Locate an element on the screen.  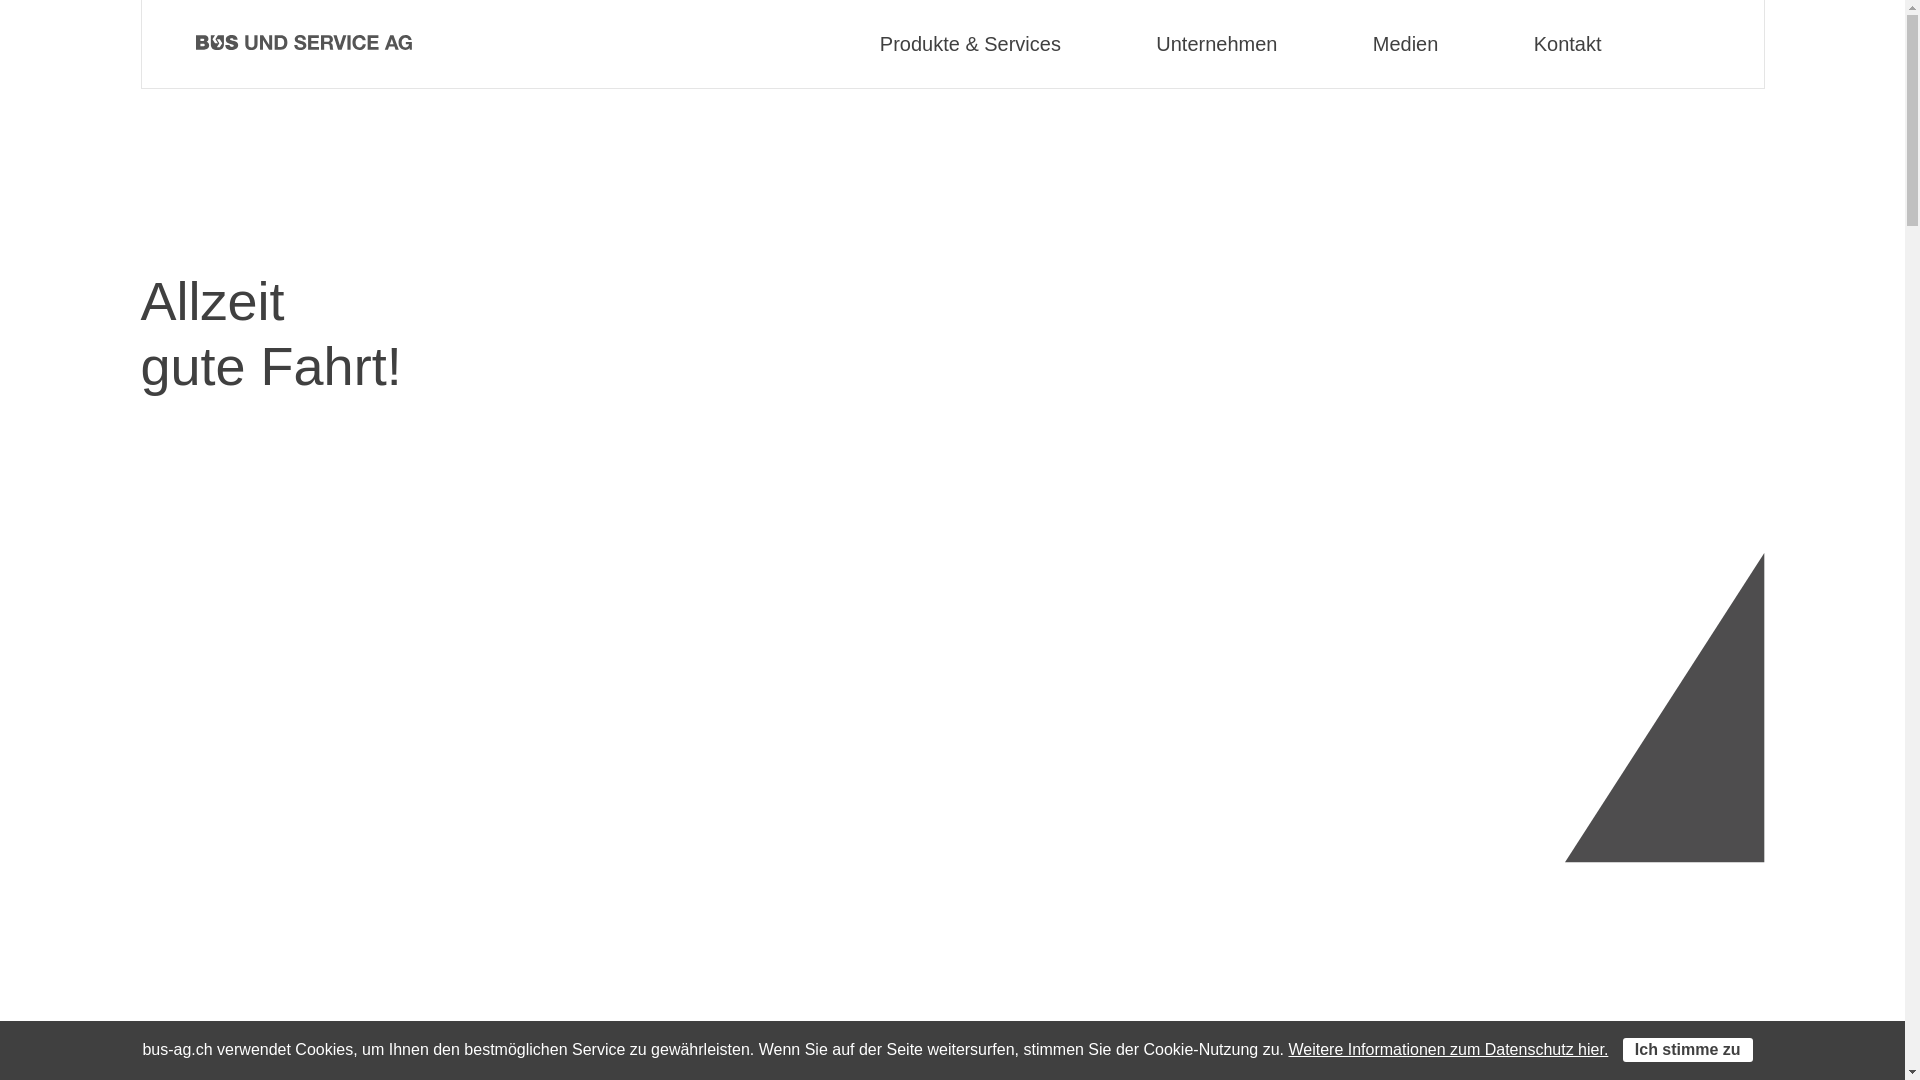
'Weitere Informationen zum Datenschutz hier.' is located at coordinates (1448, 1048).